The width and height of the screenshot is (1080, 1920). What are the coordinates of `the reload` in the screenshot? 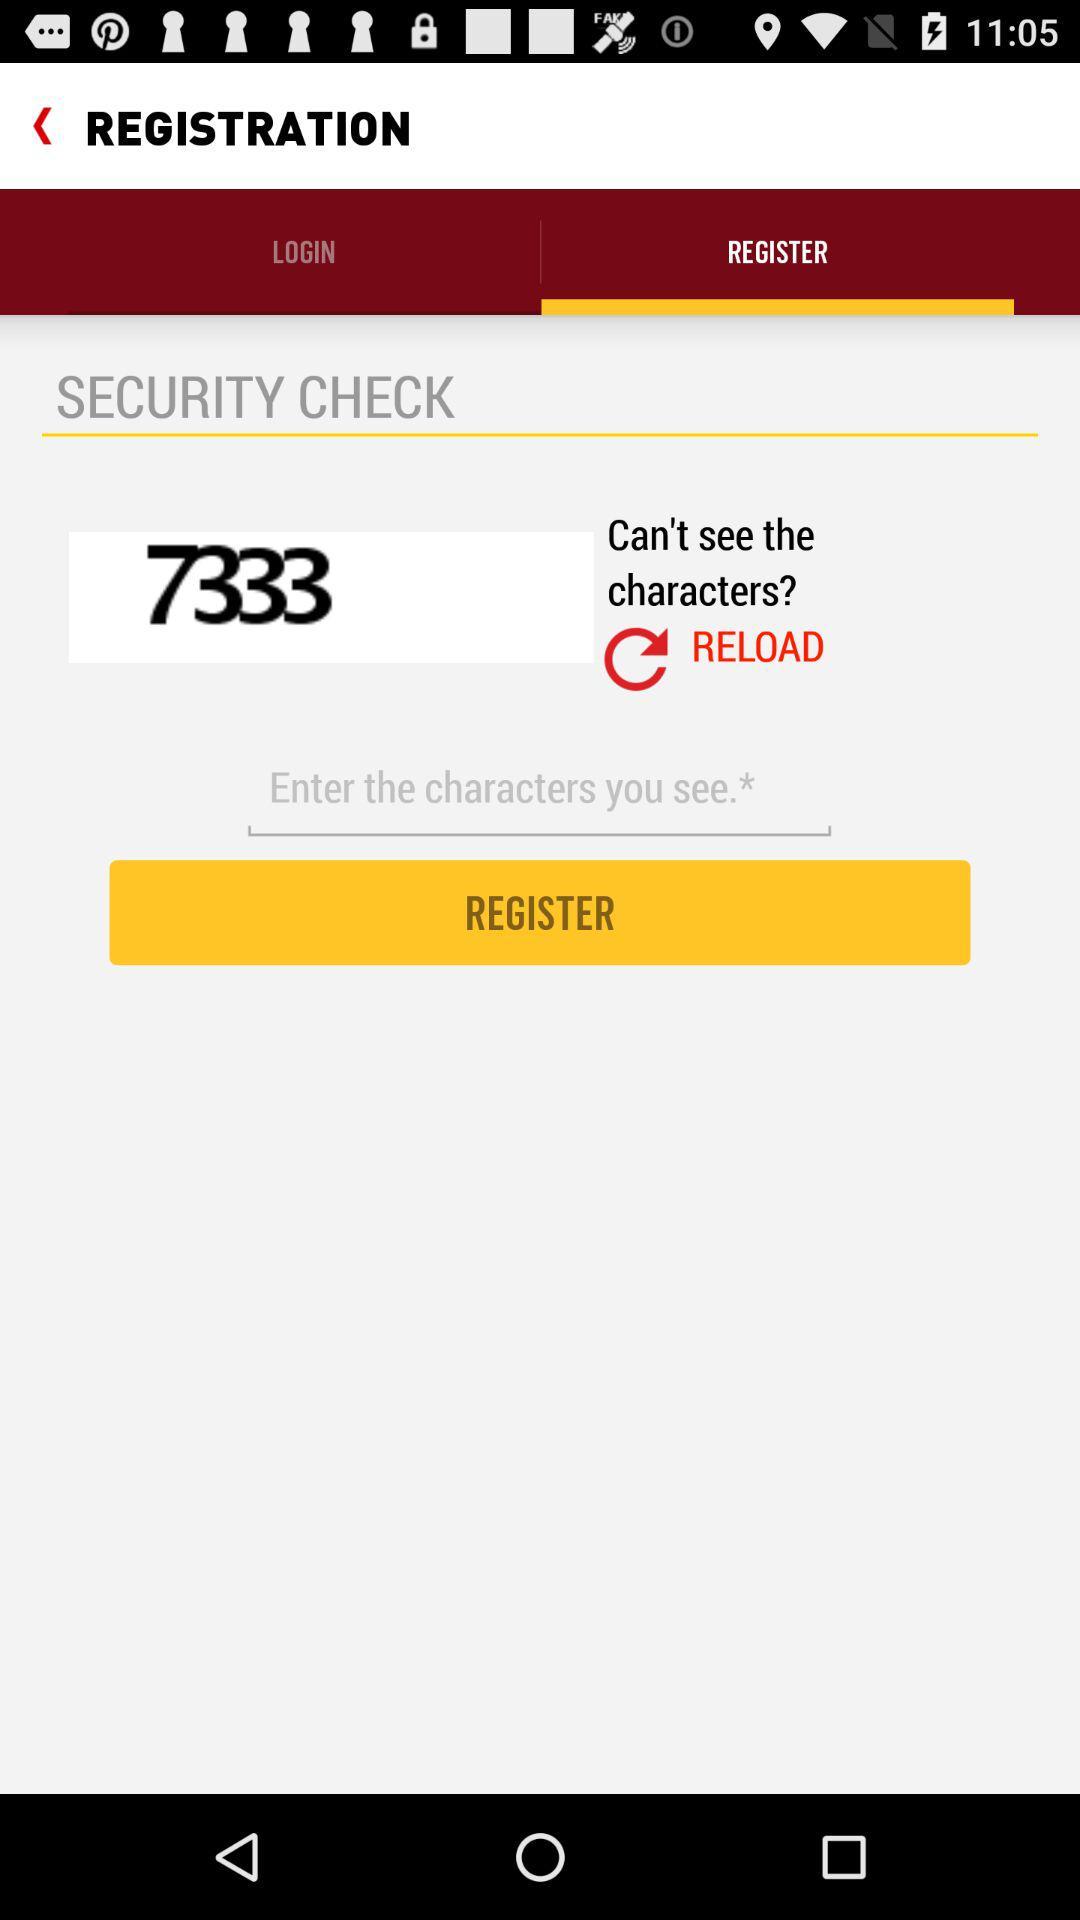 It's located at (758, 645).